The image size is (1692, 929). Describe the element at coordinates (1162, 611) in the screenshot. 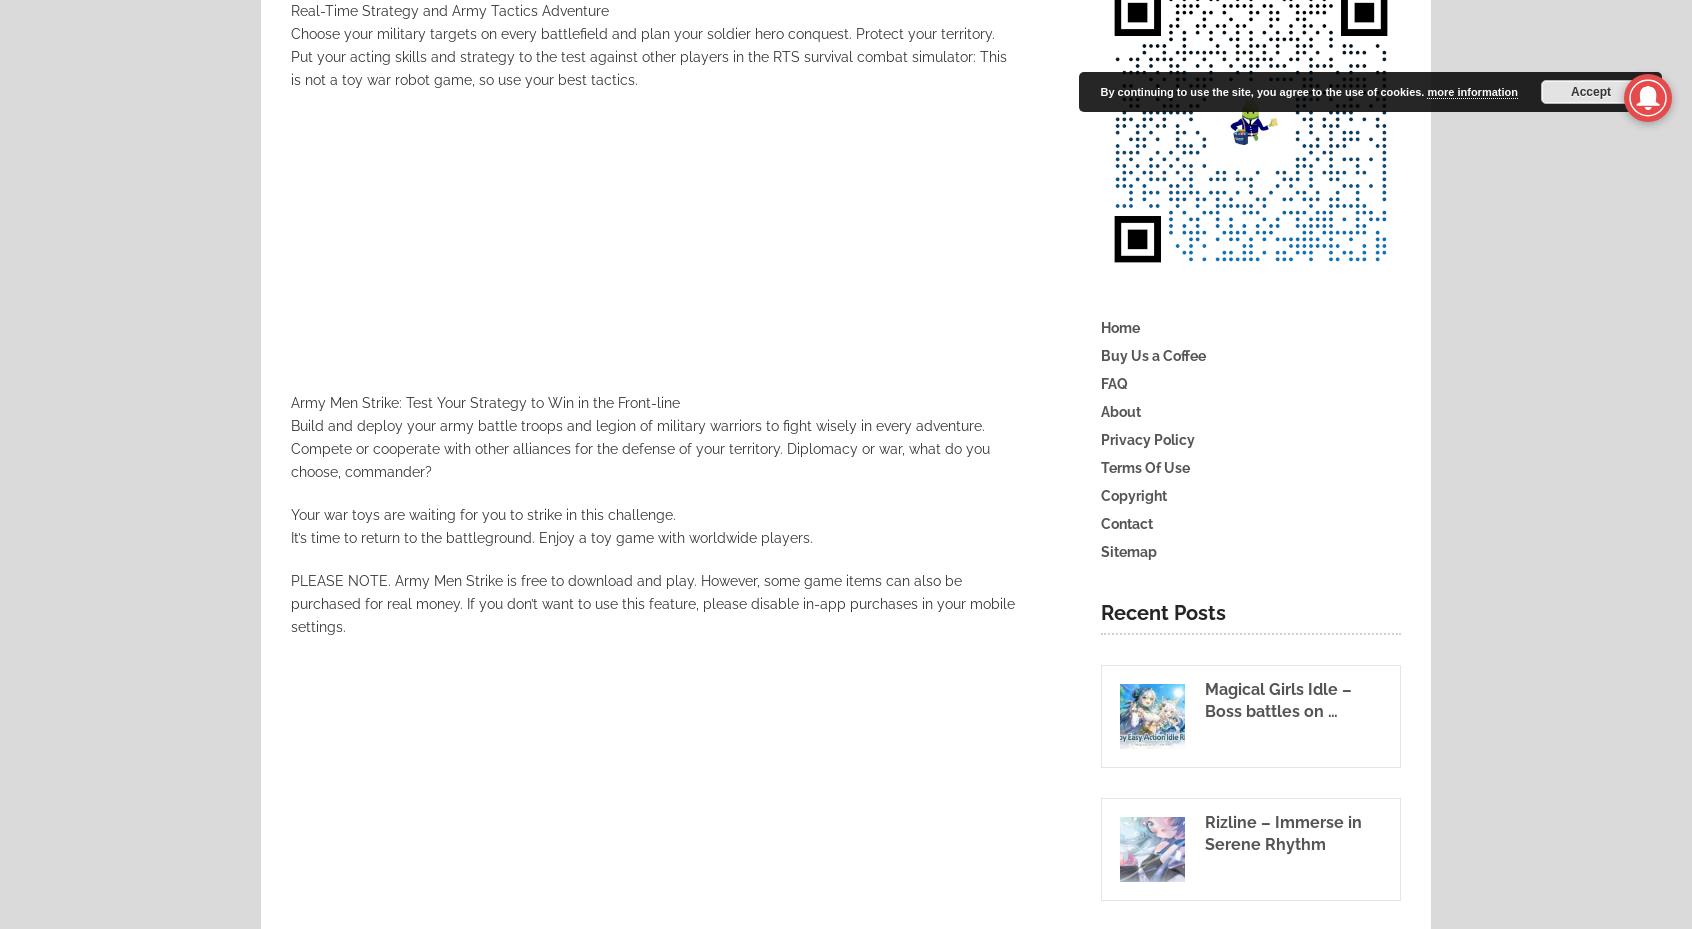

I see `'Recent Posts'` at that location.